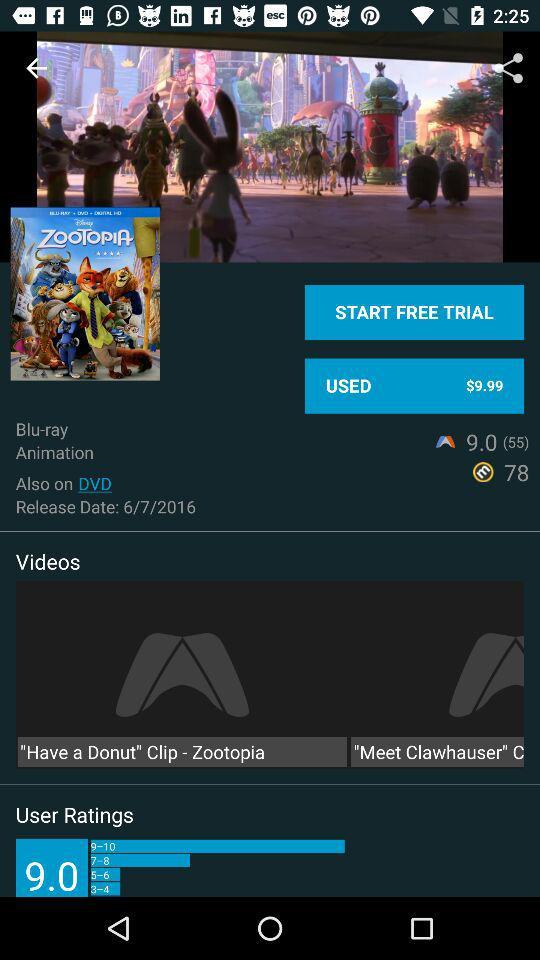 This screenshot has width=540, height=960. Describe the element at coordinates (94, 482) in the screenshot. I see `the icon to the right of also on item` at that location.